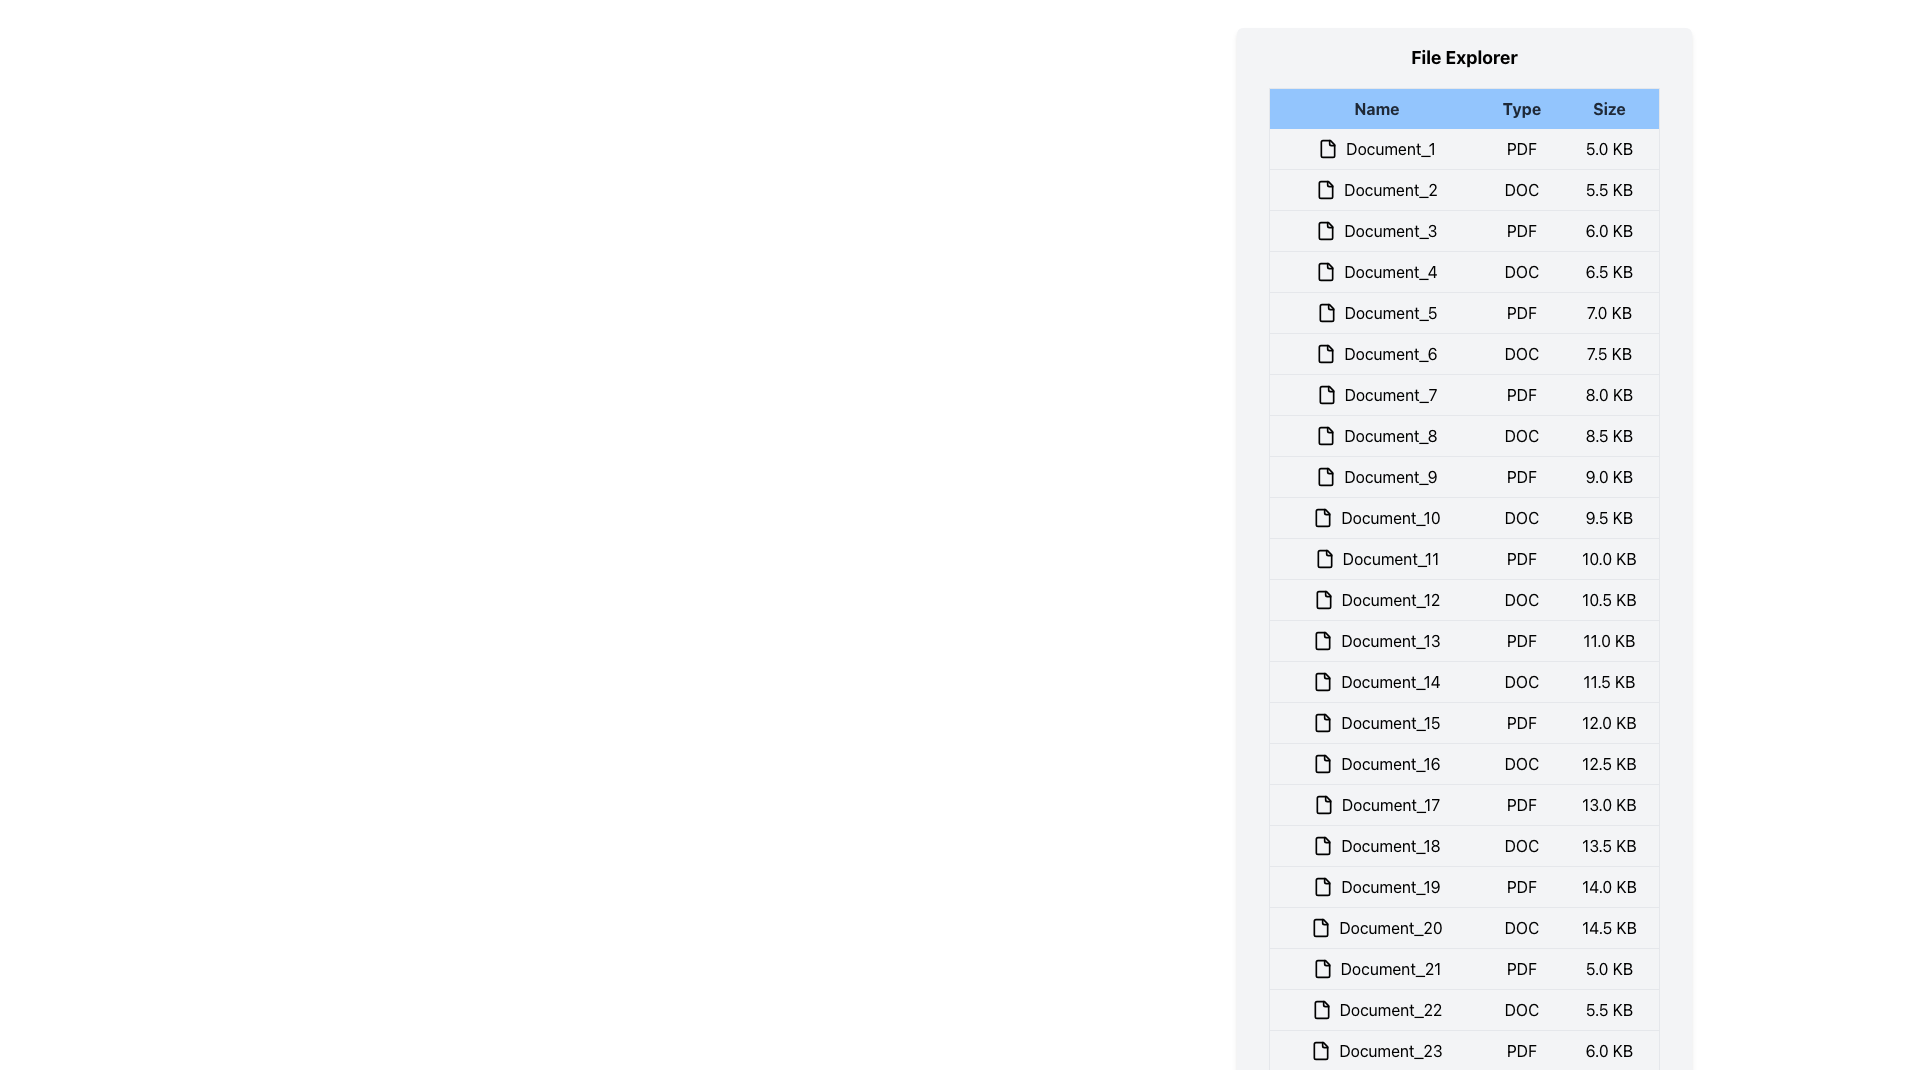 The image size is (1920, 1080). I want to click on the document icon, so click(1326, 394).